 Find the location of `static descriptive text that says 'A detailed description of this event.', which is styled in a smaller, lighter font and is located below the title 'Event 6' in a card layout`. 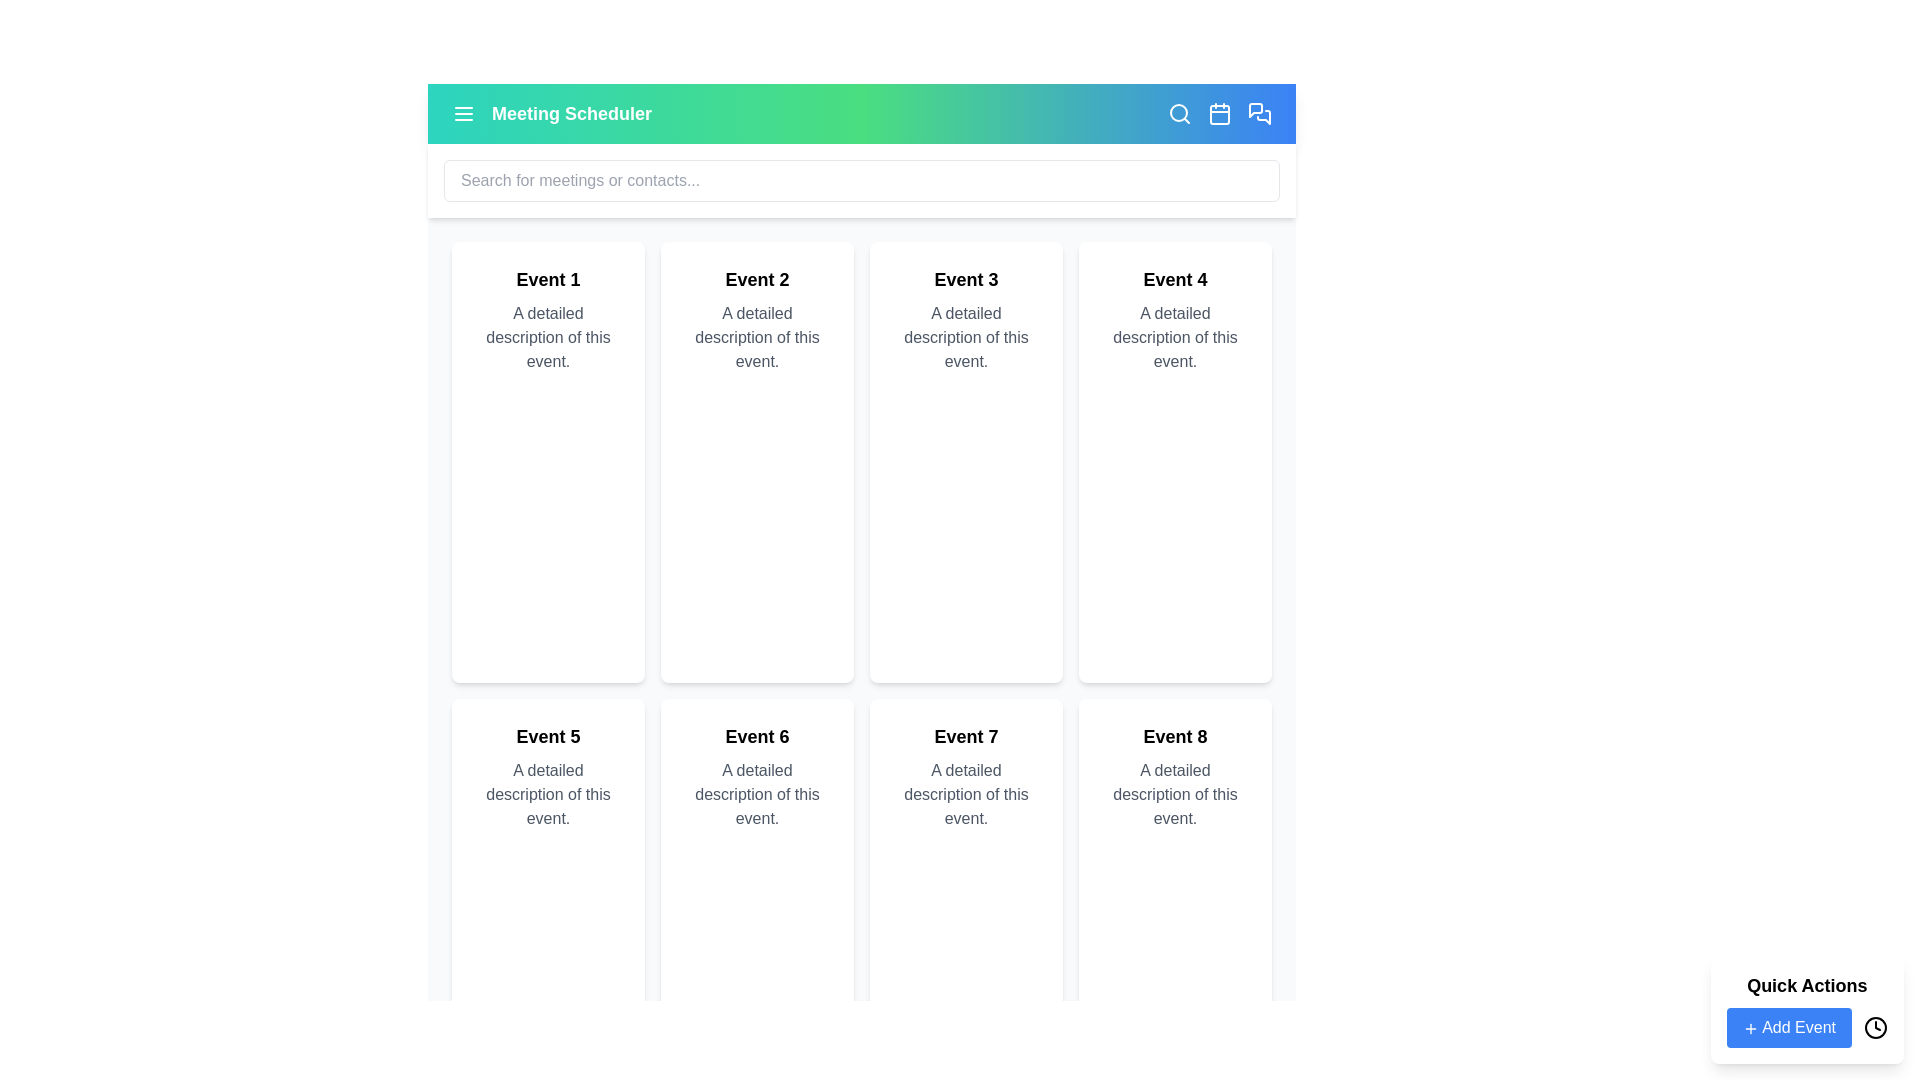

static descriptive text that says 'A detailed description of this event.', which is styled in a smaller, lighter font and is located below the title 'Event 6' in a card layout is located at coordinates (756, 793).